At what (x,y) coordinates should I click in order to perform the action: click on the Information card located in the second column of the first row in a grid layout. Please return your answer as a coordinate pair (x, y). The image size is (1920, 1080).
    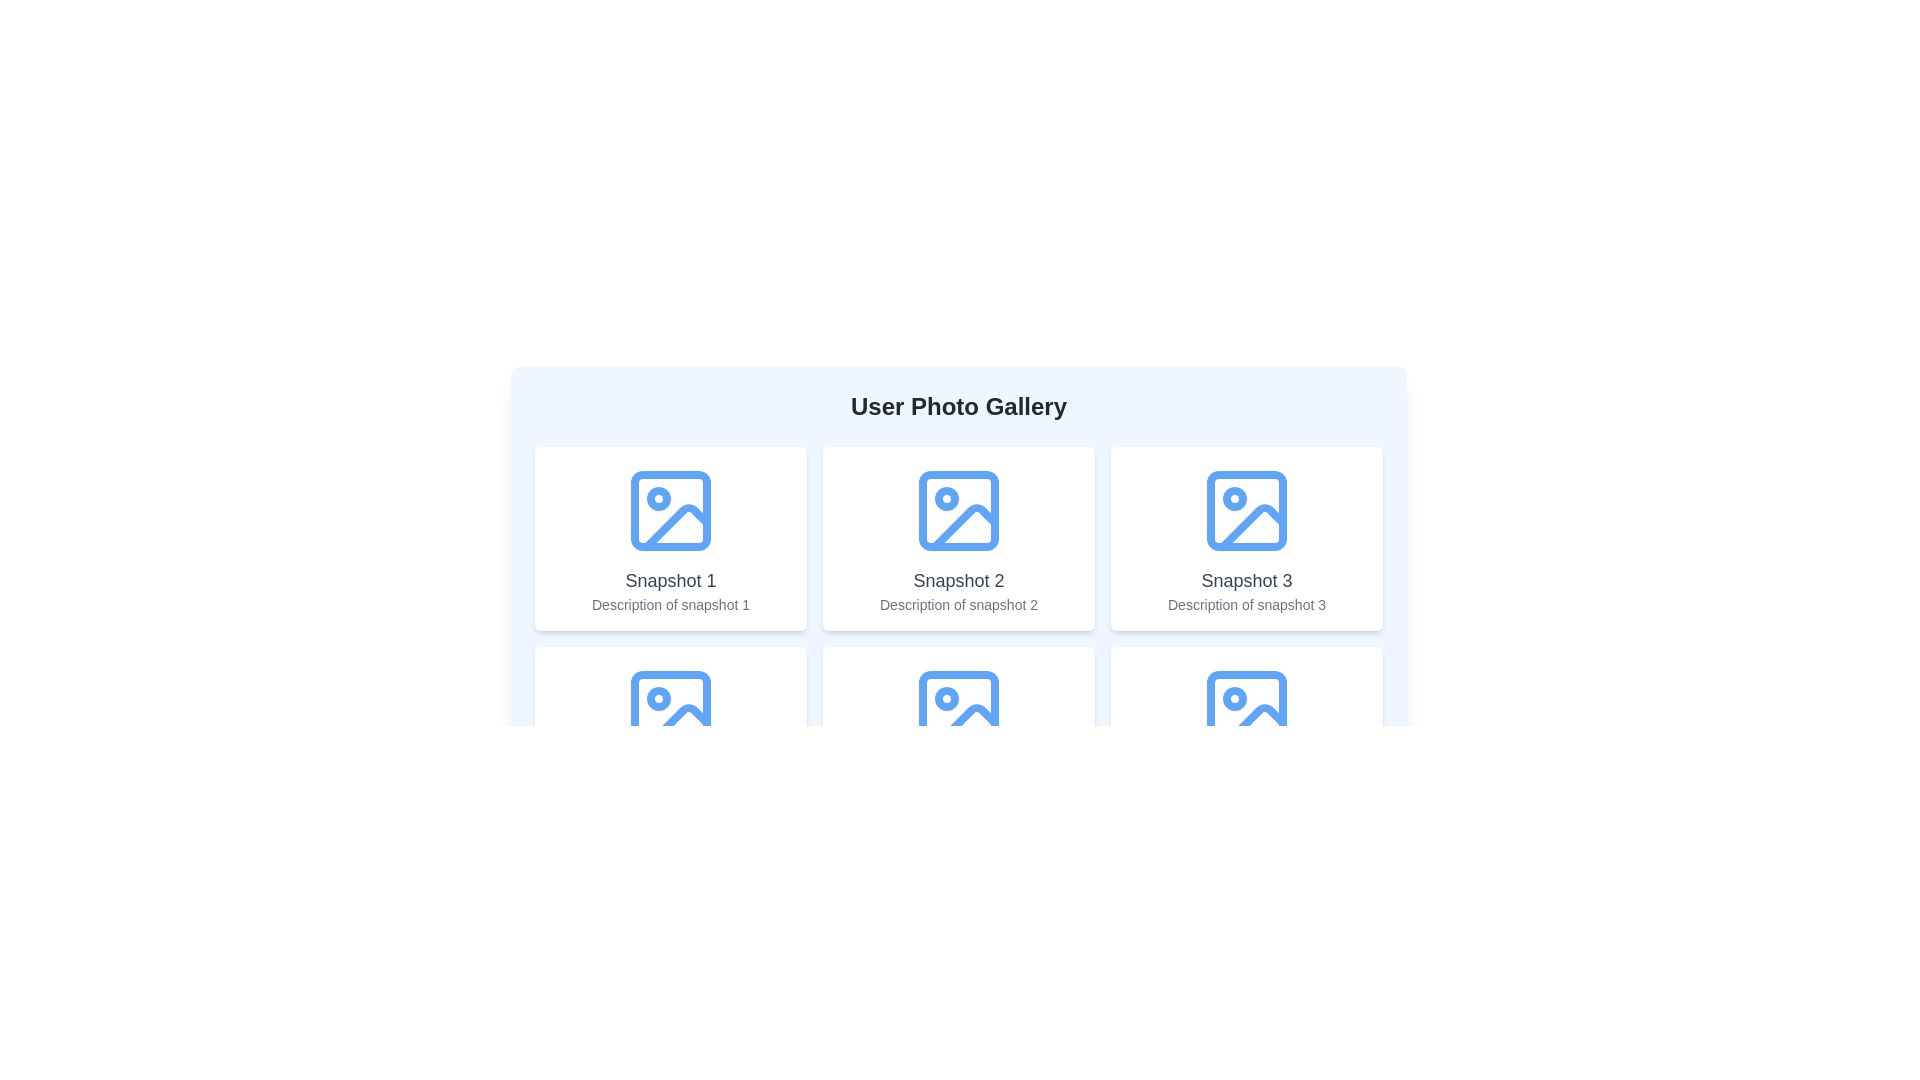
    Looking at the image, I should click on (958, 538).